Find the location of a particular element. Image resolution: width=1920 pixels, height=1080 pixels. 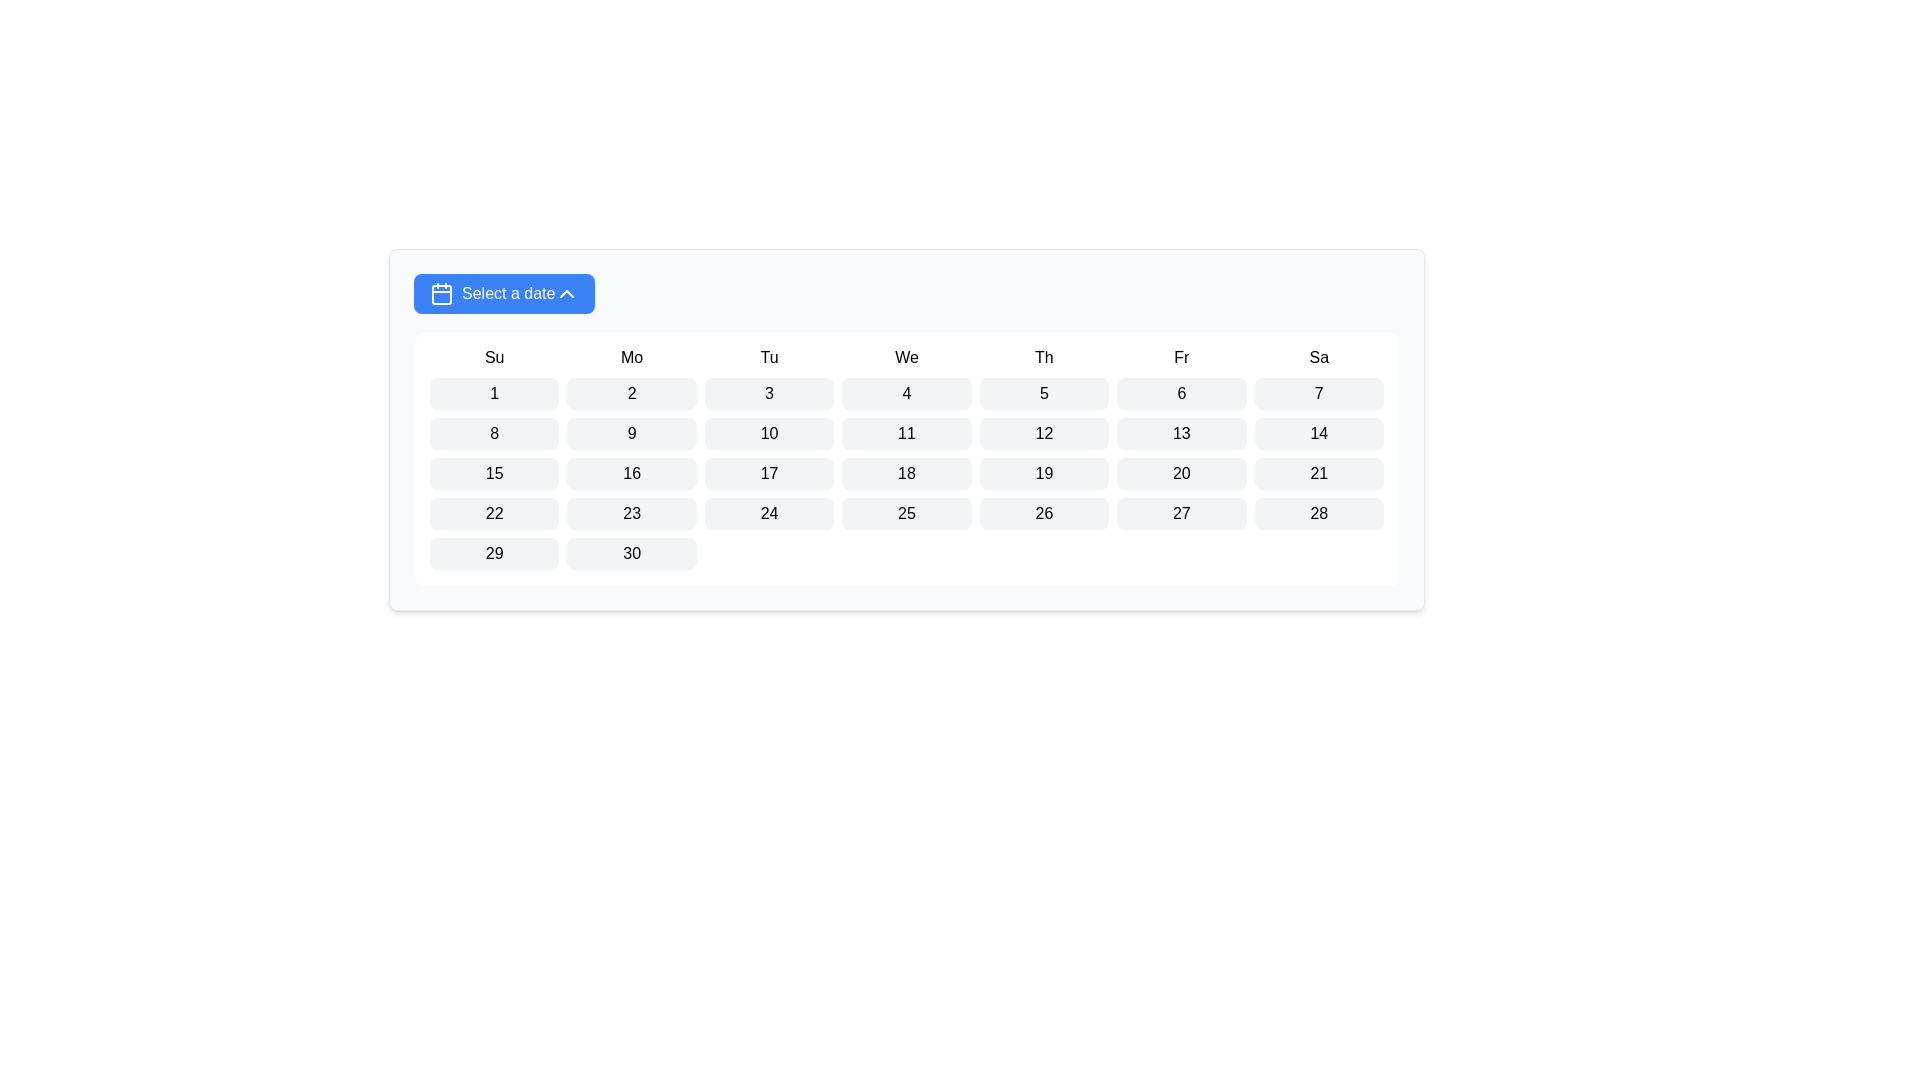

the button displaying '10' in the calendar grid is located at coordinates (768, 433).